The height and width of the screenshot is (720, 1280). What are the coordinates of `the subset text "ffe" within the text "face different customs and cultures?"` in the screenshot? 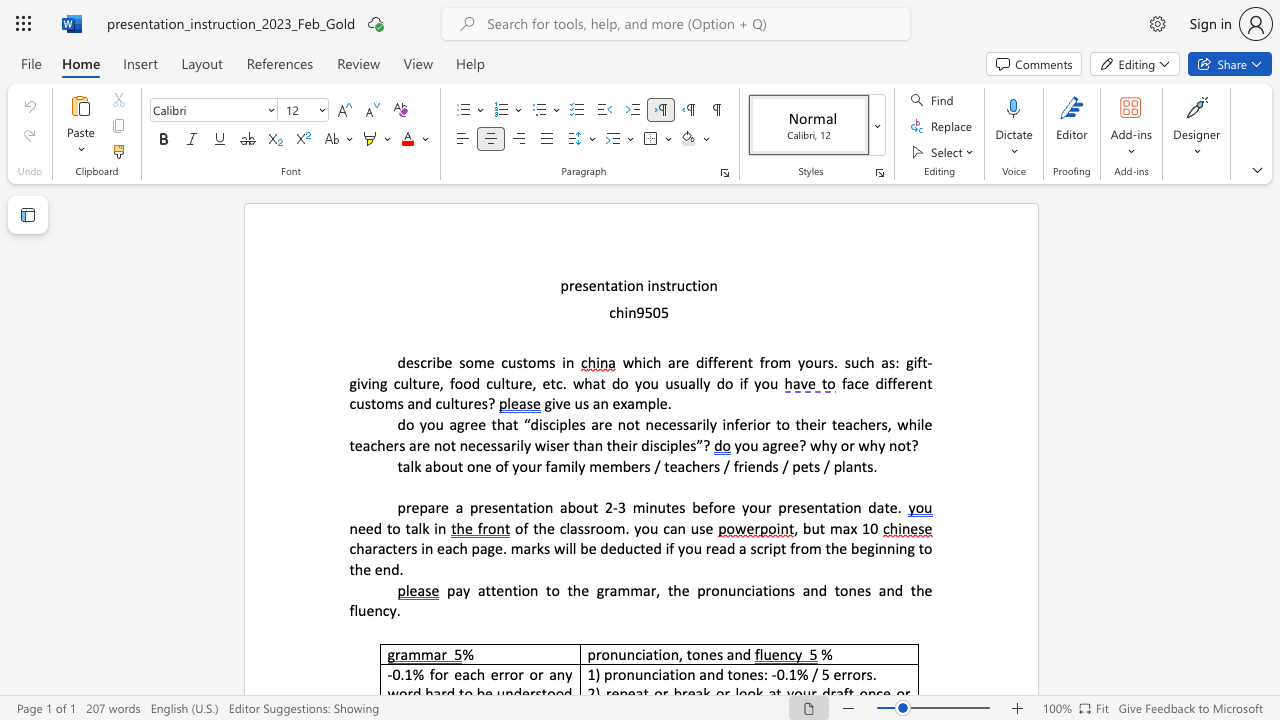 It's located at (886, 383).